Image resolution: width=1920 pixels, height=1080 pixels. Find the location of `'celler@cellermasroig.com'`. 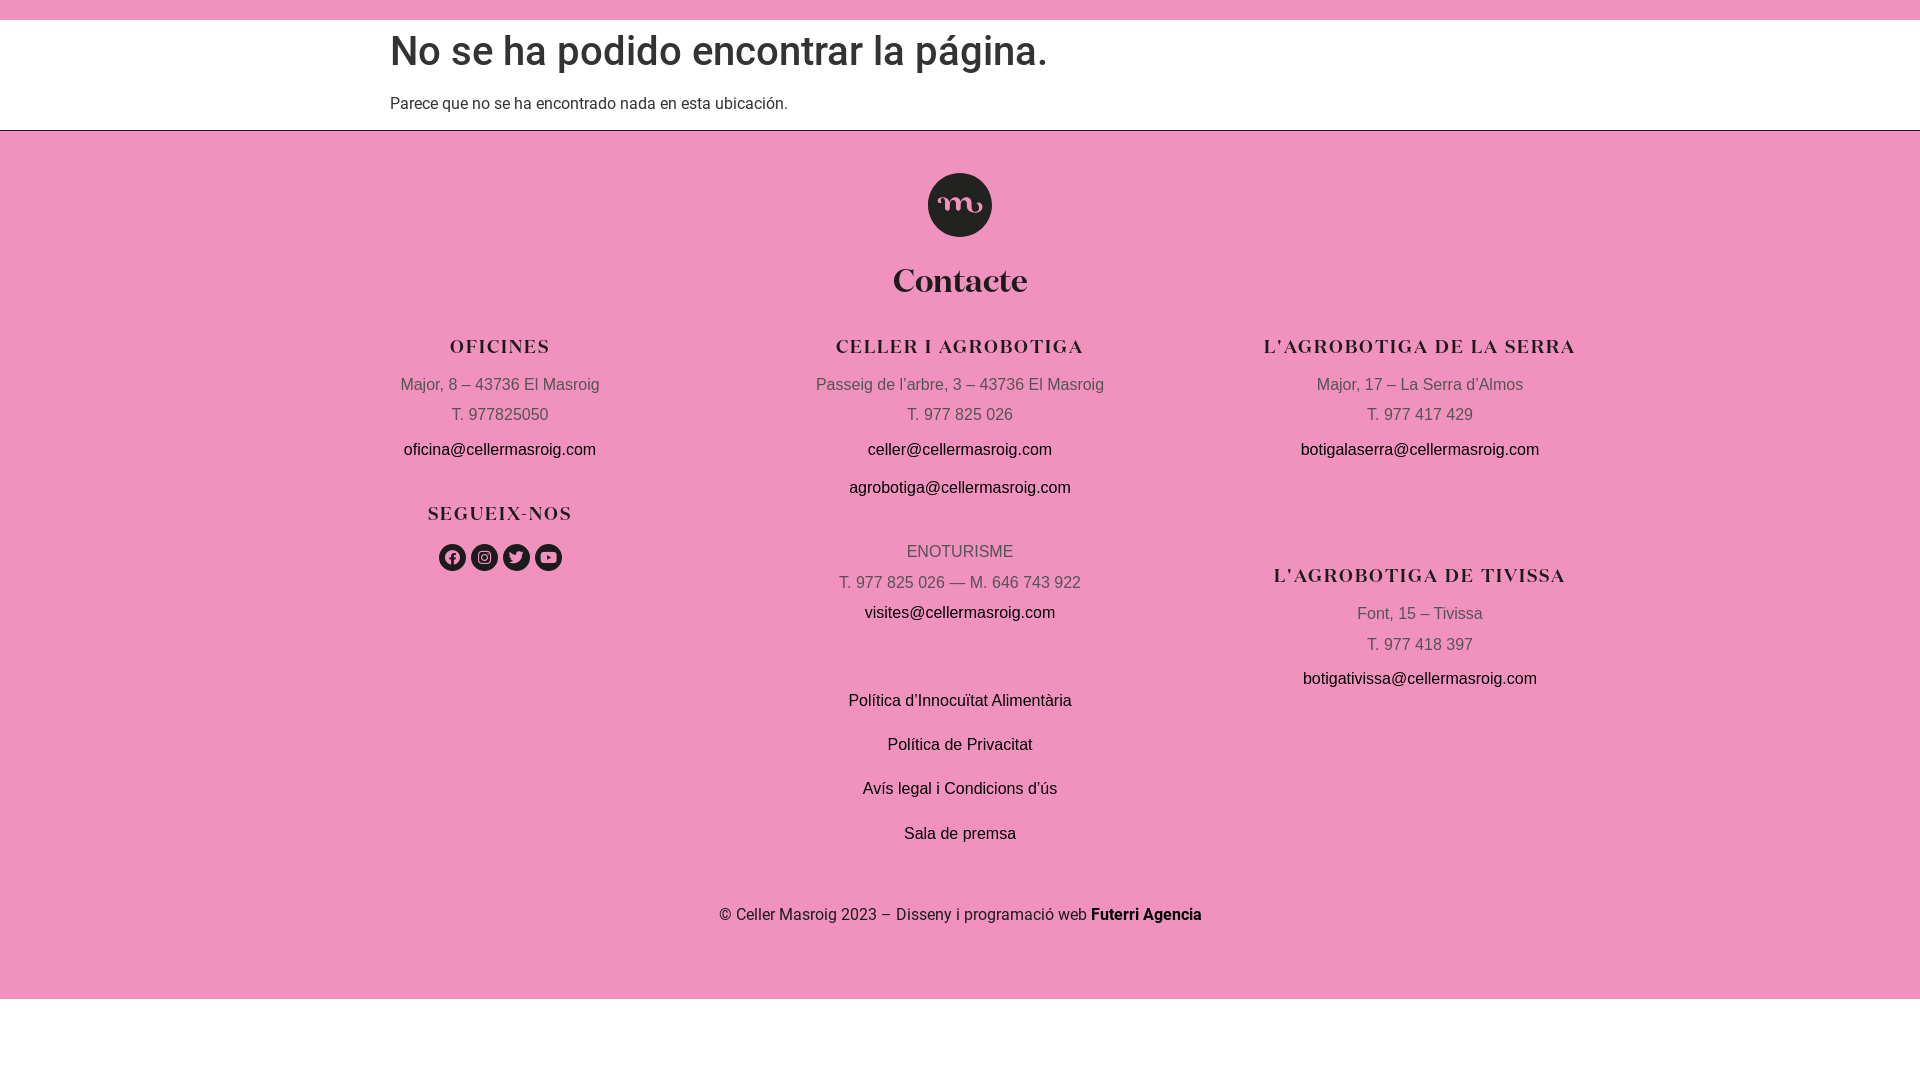

'celler@cellermasroig.com' is located at coordinates (868, 448).